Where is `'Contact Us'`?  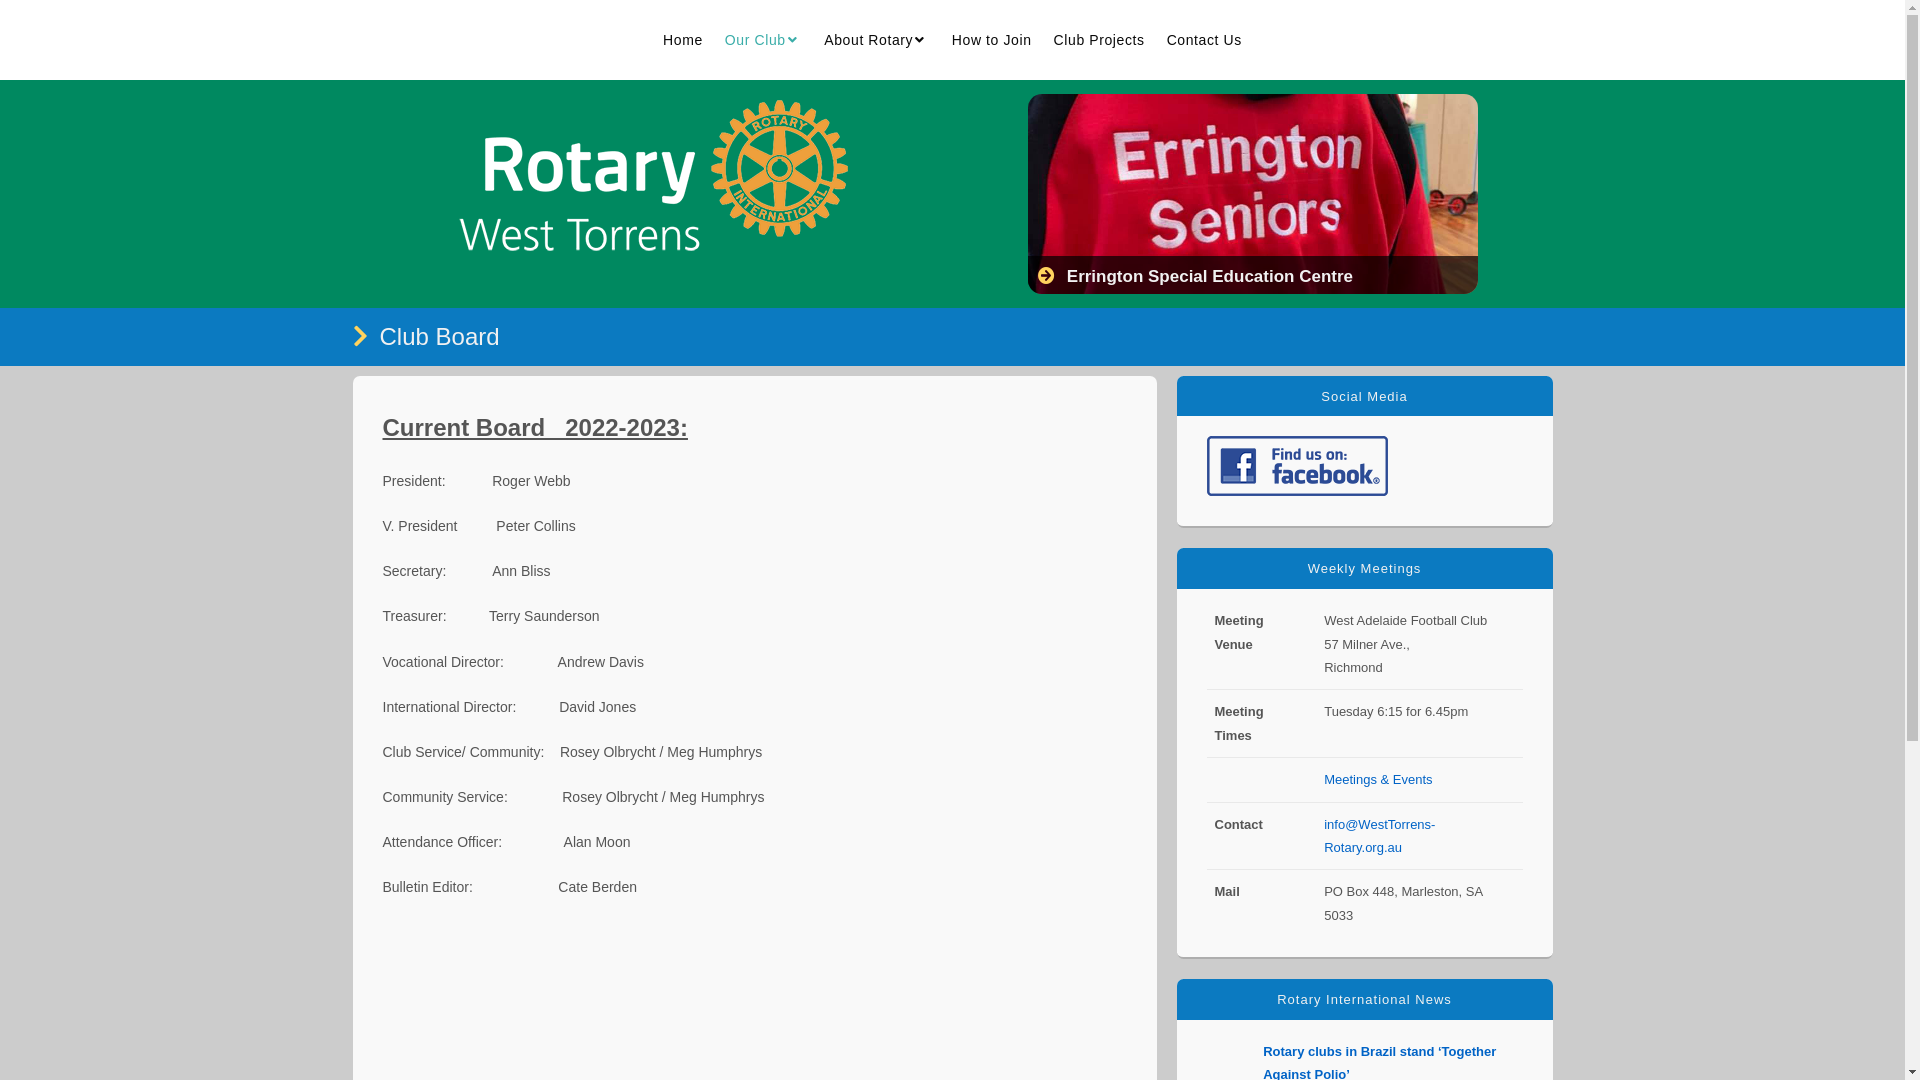
'Contact Us' is located at coordinates (1203, 39).